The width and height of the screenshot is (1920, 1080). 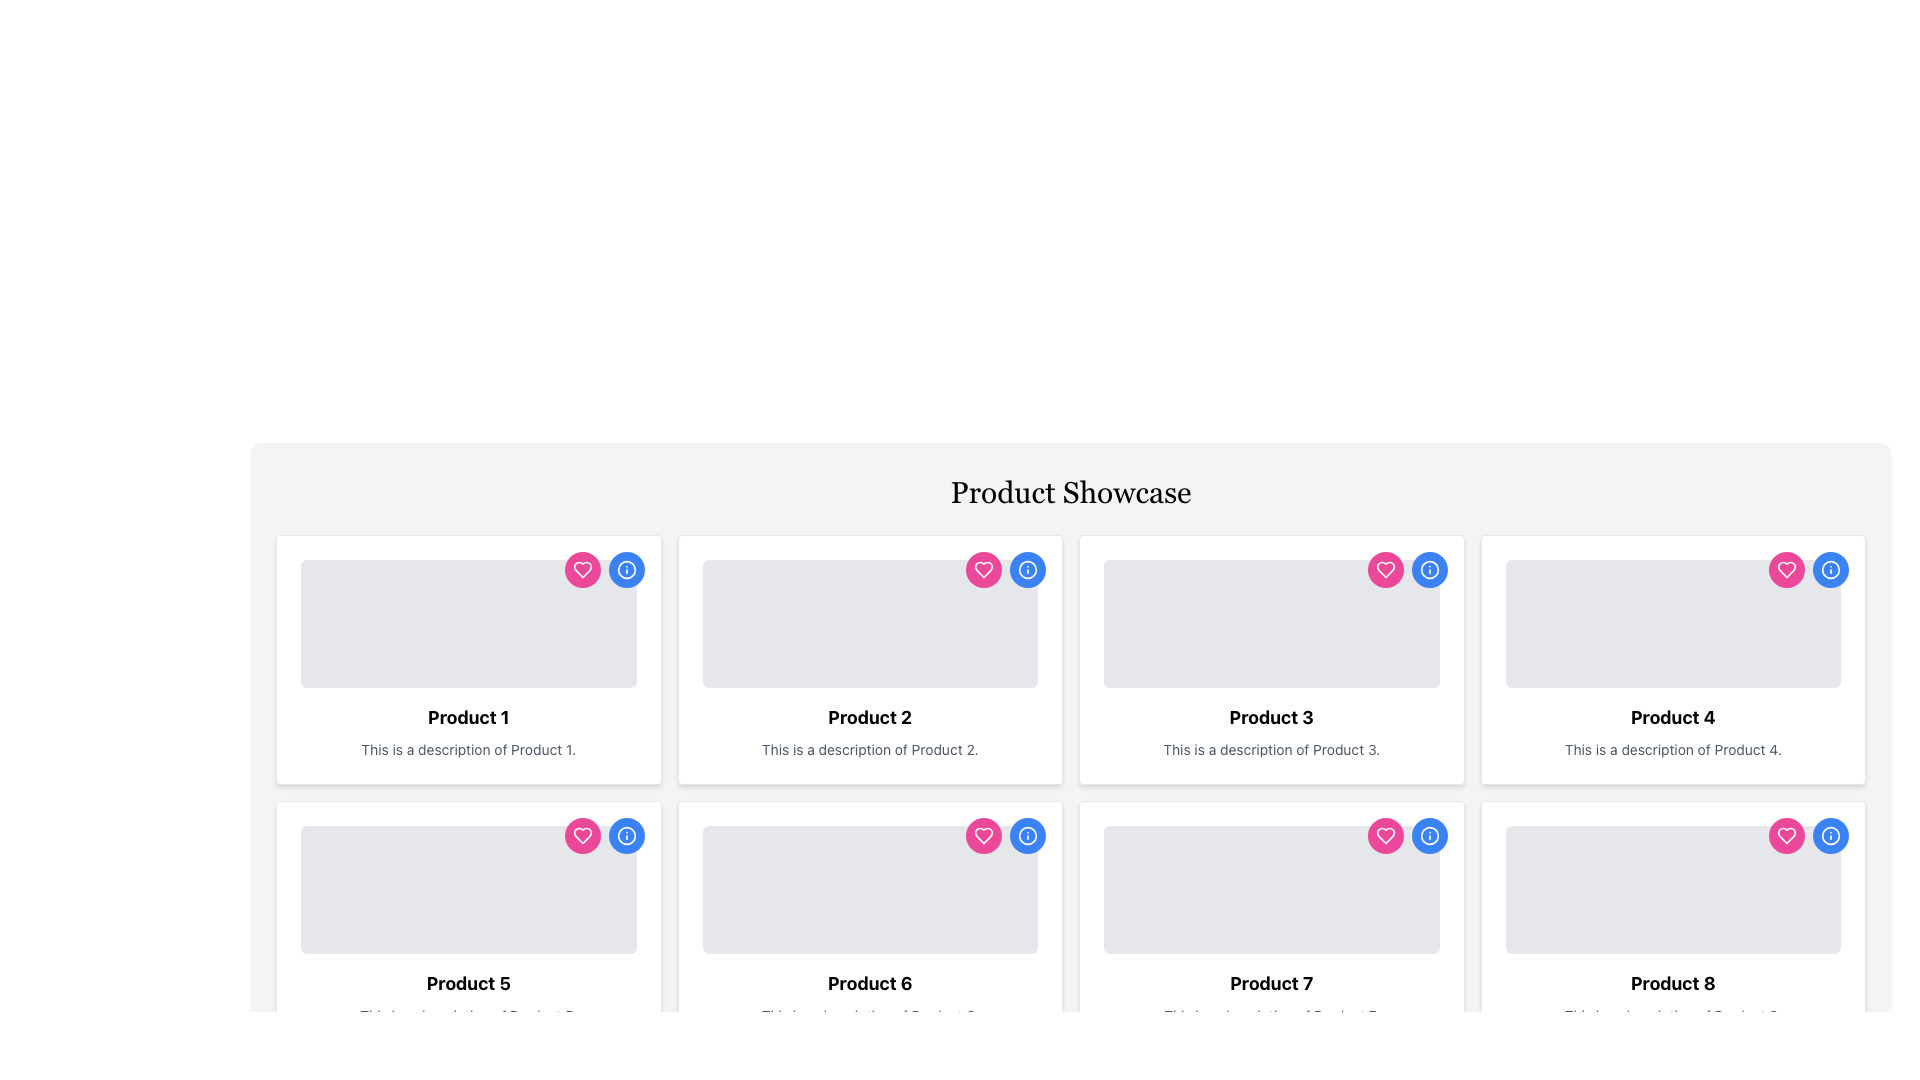 I want to click on the informational button located in the top right corner of the 'Product 8' card, so click(x=1428, y=836).